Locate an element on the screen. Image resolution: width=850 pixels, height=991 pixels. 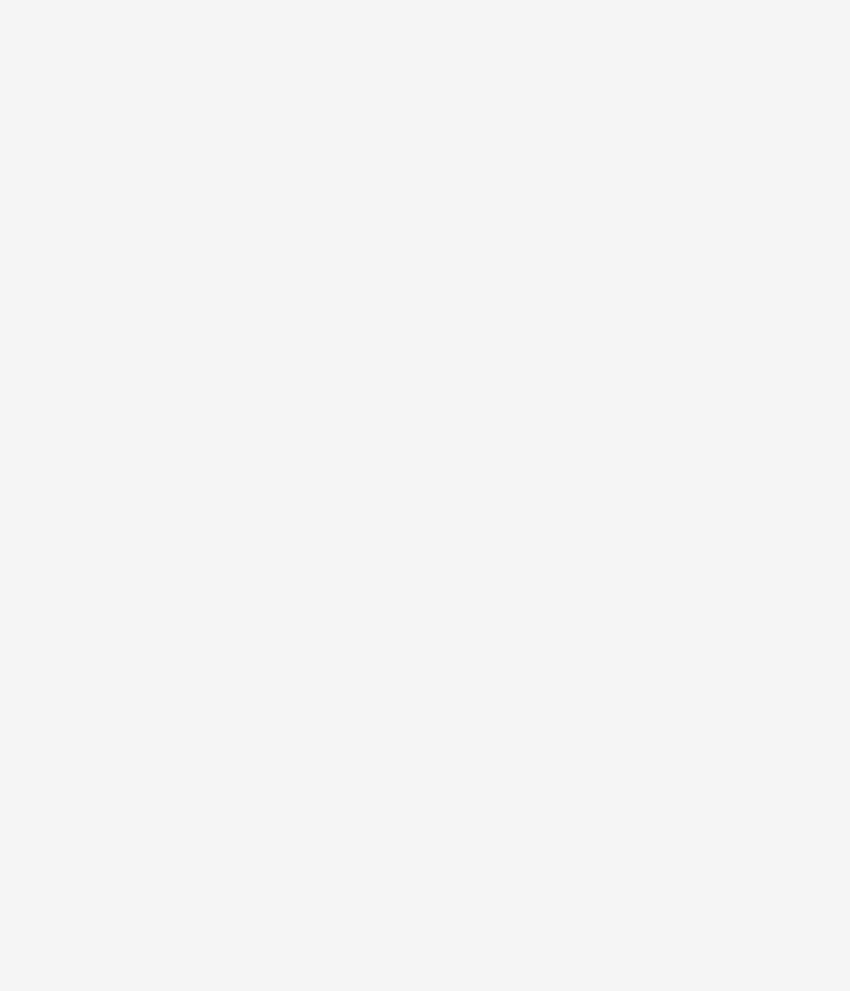
'# RELAX' is located at coordinates (134, 154).